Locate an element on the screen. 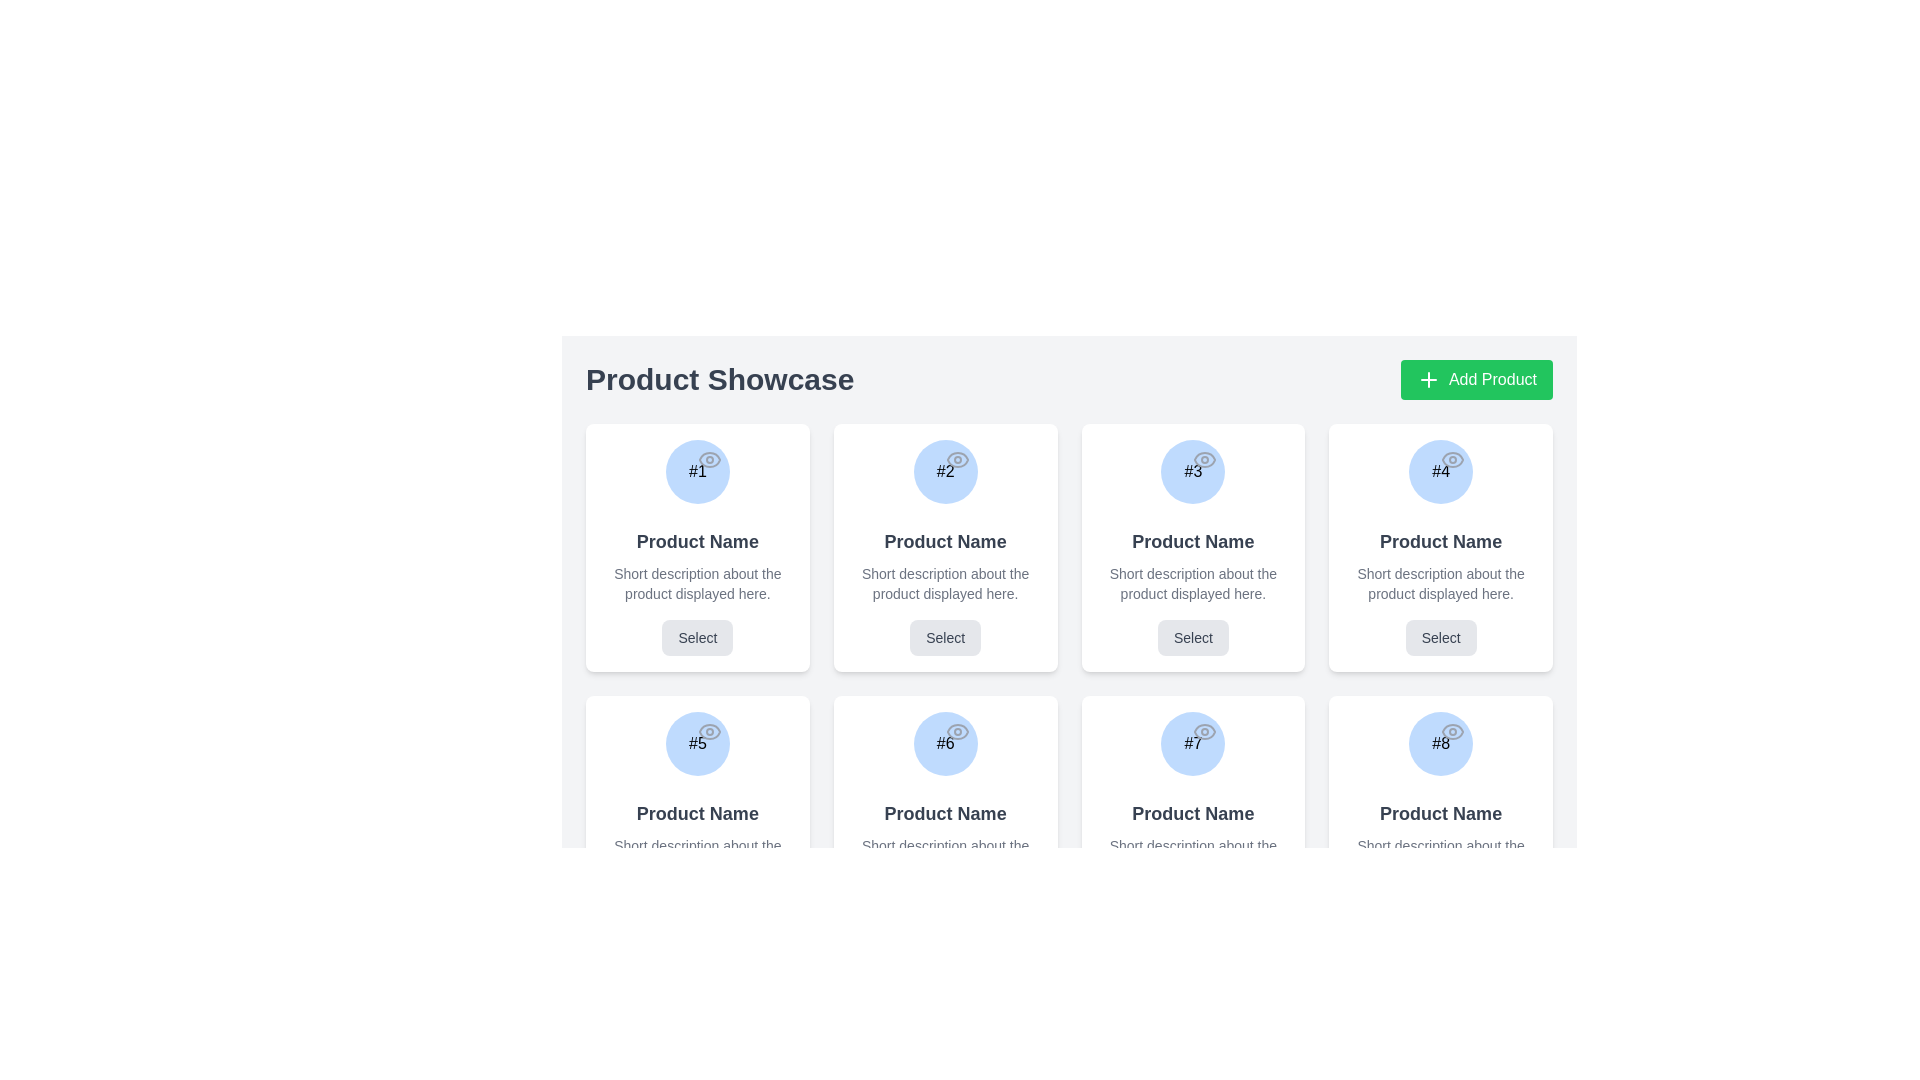  the actionable button at the bottom of the fourth card in the top row of the grid is located at coordinates (1440, 637).